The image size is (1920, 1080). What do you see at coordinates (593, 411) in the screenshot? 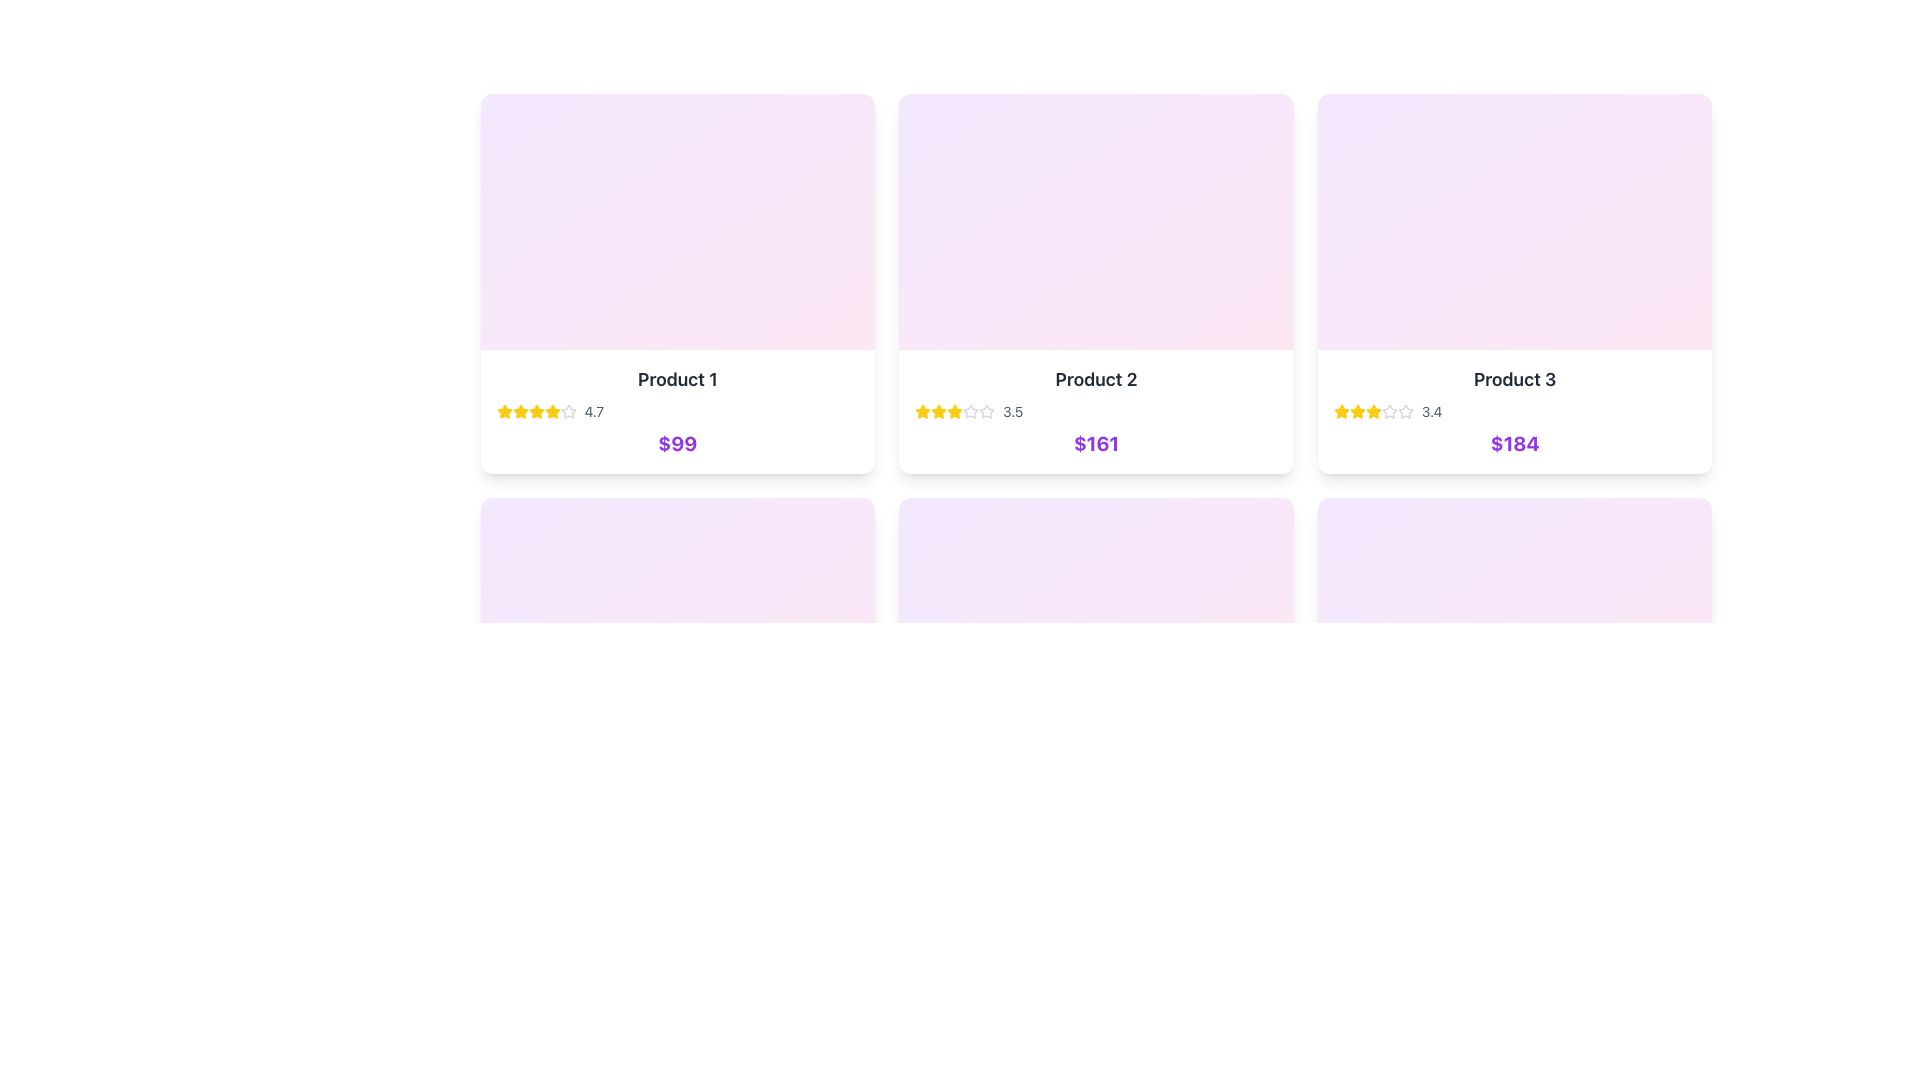
I see `the static text displaying the product rating, which is located below the product title and above the price display in the first product card, to the right of a set of 5 stars (4 filled in yellow, 1 in gray)` at bounding box center [593, 411].